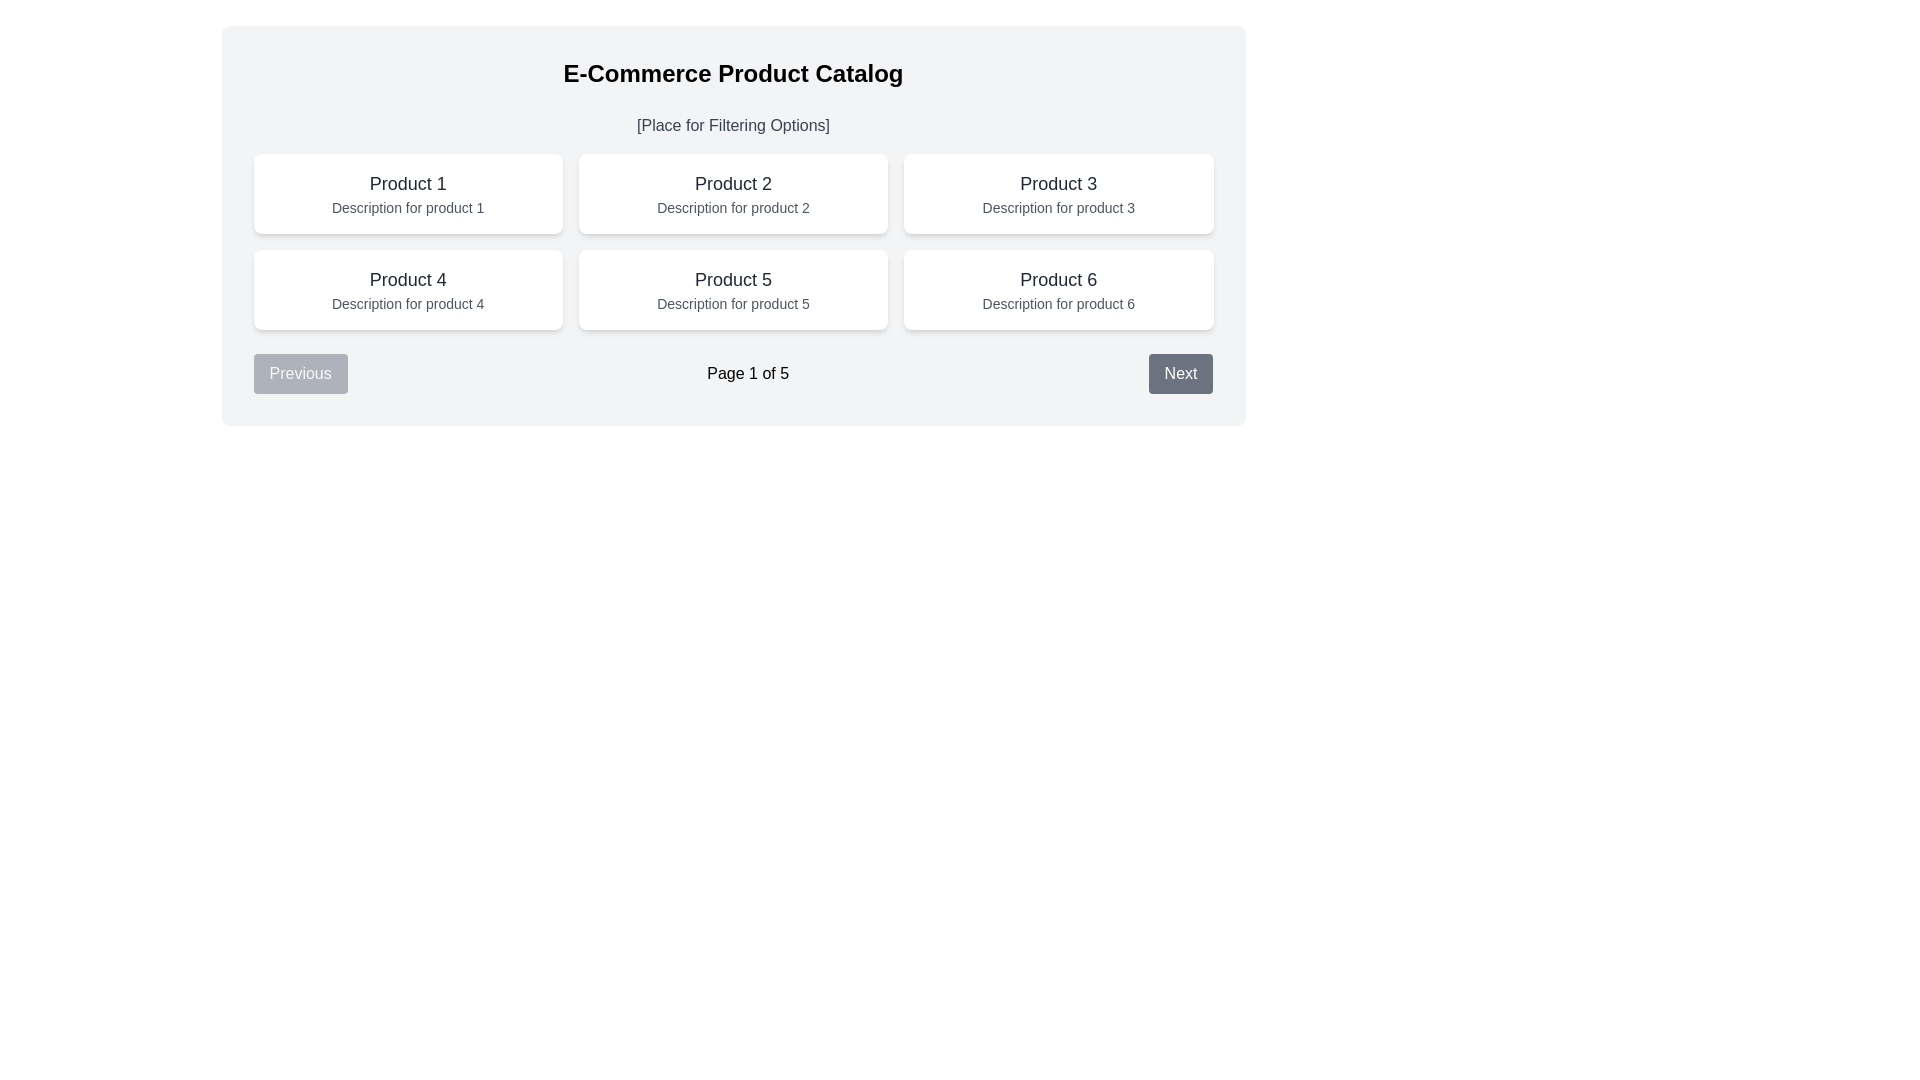  What do you see at coordinates (1057, 289) in the screenshot?
I see `the white rectangular card titled 'Product 6', located in the bottom-right corner of the grid layout` at bounding box center [1057, 289].